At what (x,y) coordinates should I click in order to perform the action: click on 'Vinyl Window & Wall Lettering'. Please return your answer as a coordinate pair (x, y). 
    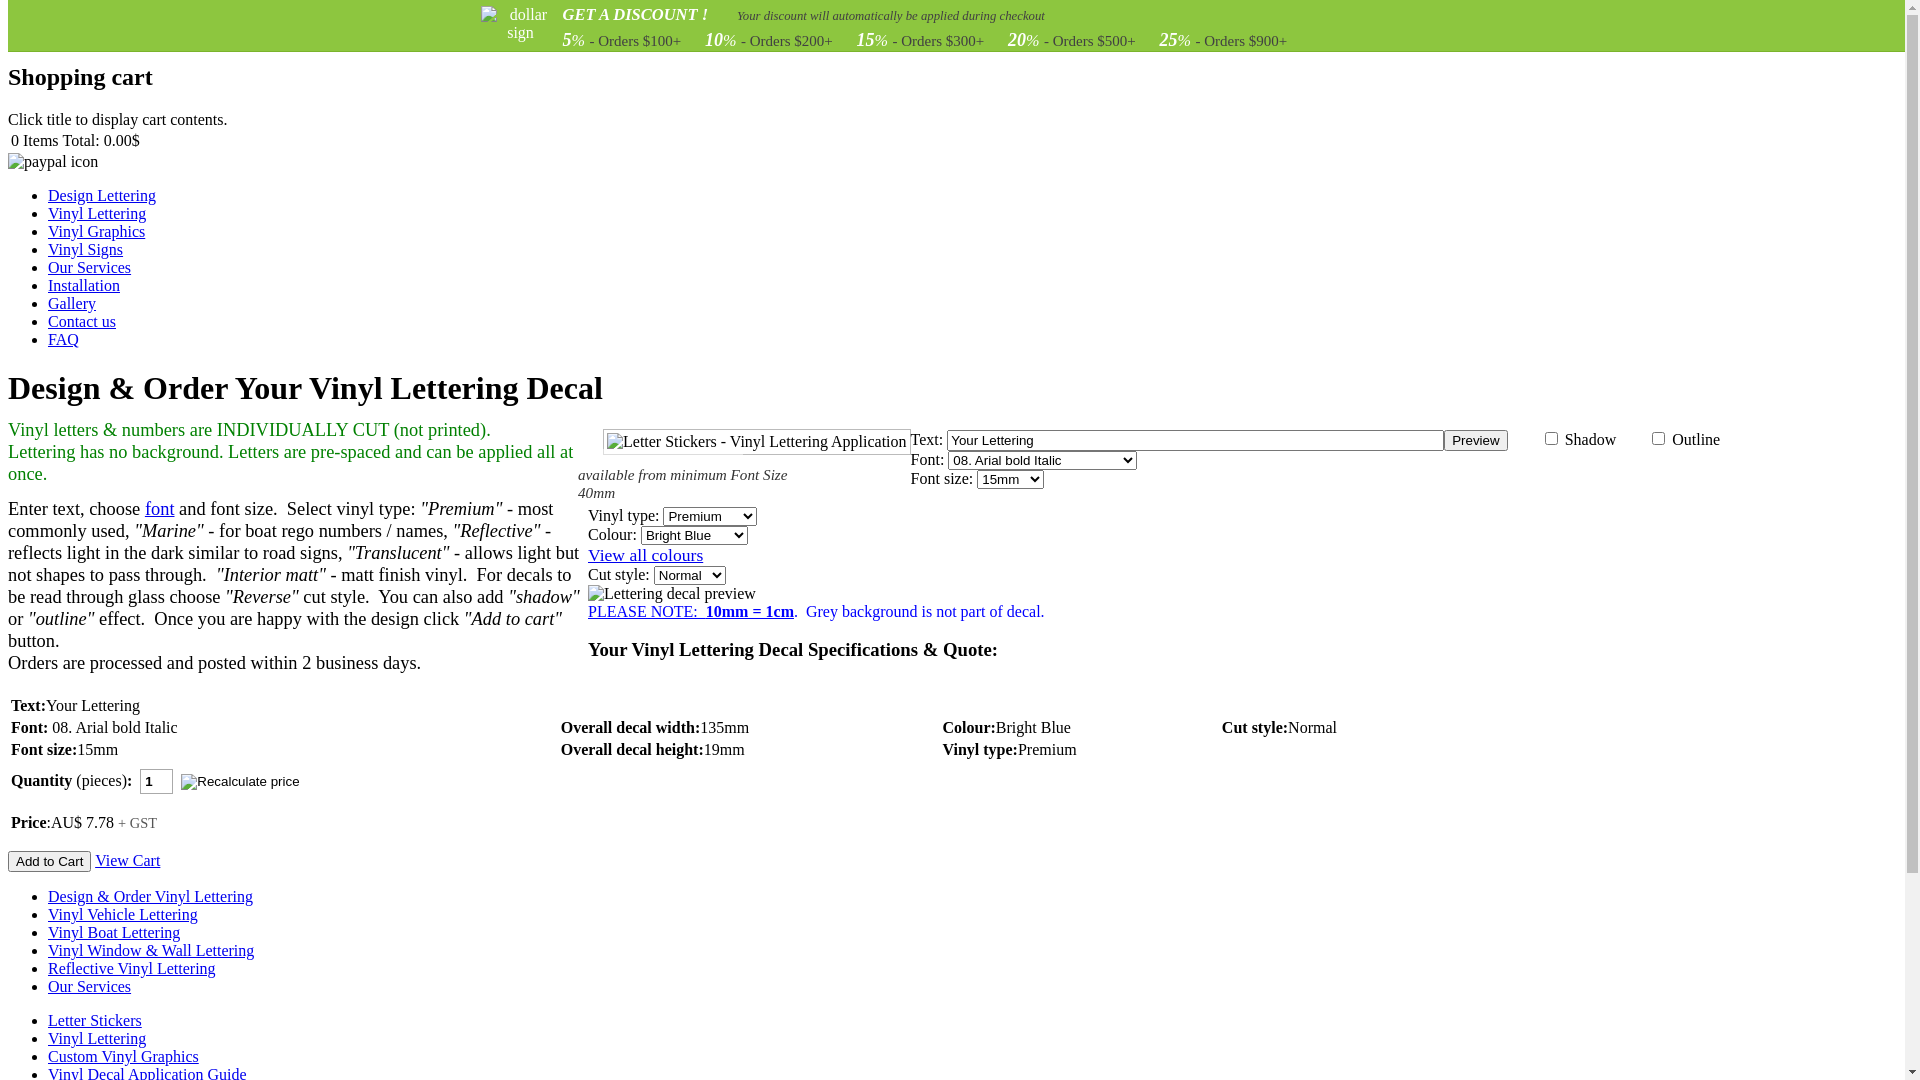
    Looking at the image, I should click on (149, 949).